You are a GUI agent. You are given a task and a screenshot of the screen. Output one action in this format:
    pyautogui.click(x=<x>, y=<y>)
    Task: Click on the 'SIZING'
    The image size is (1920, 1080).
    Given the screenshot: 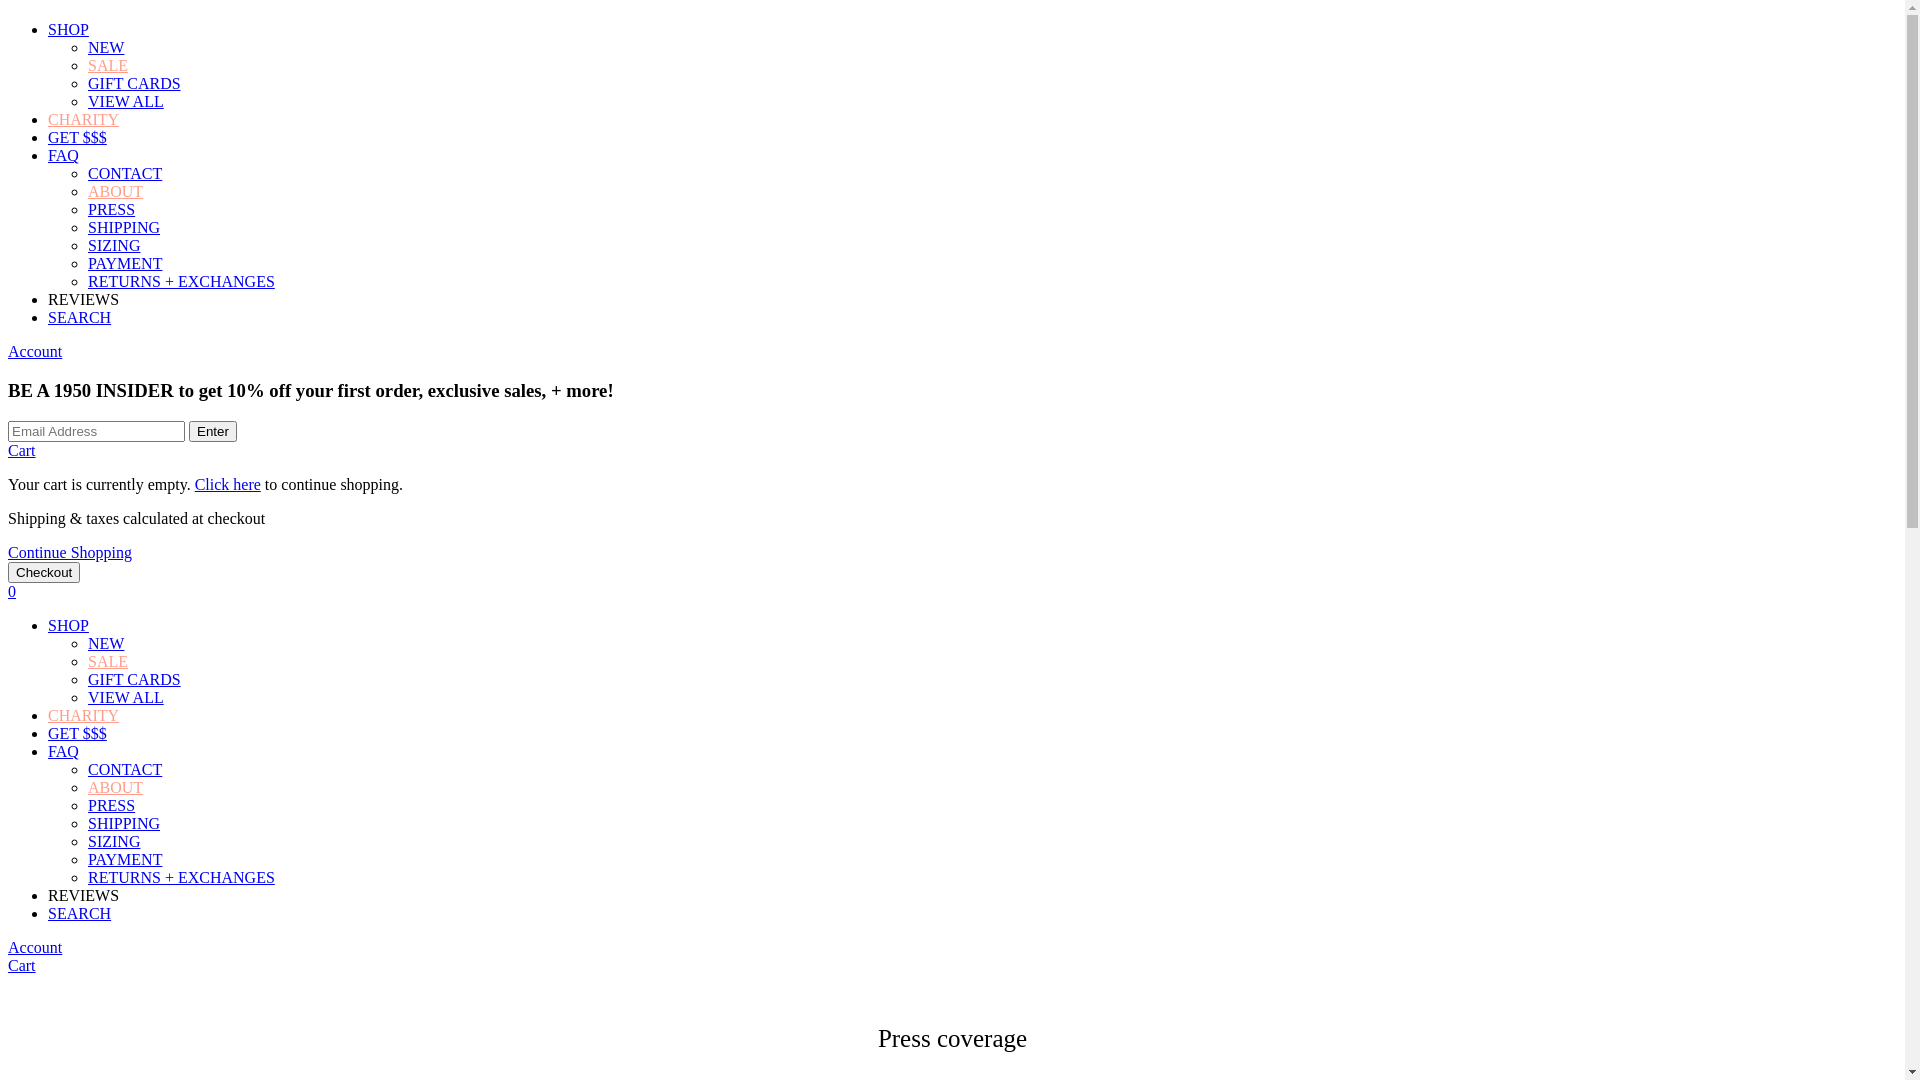 What is the action you would take?
    pyautogui.click(x=113, y=244)
    